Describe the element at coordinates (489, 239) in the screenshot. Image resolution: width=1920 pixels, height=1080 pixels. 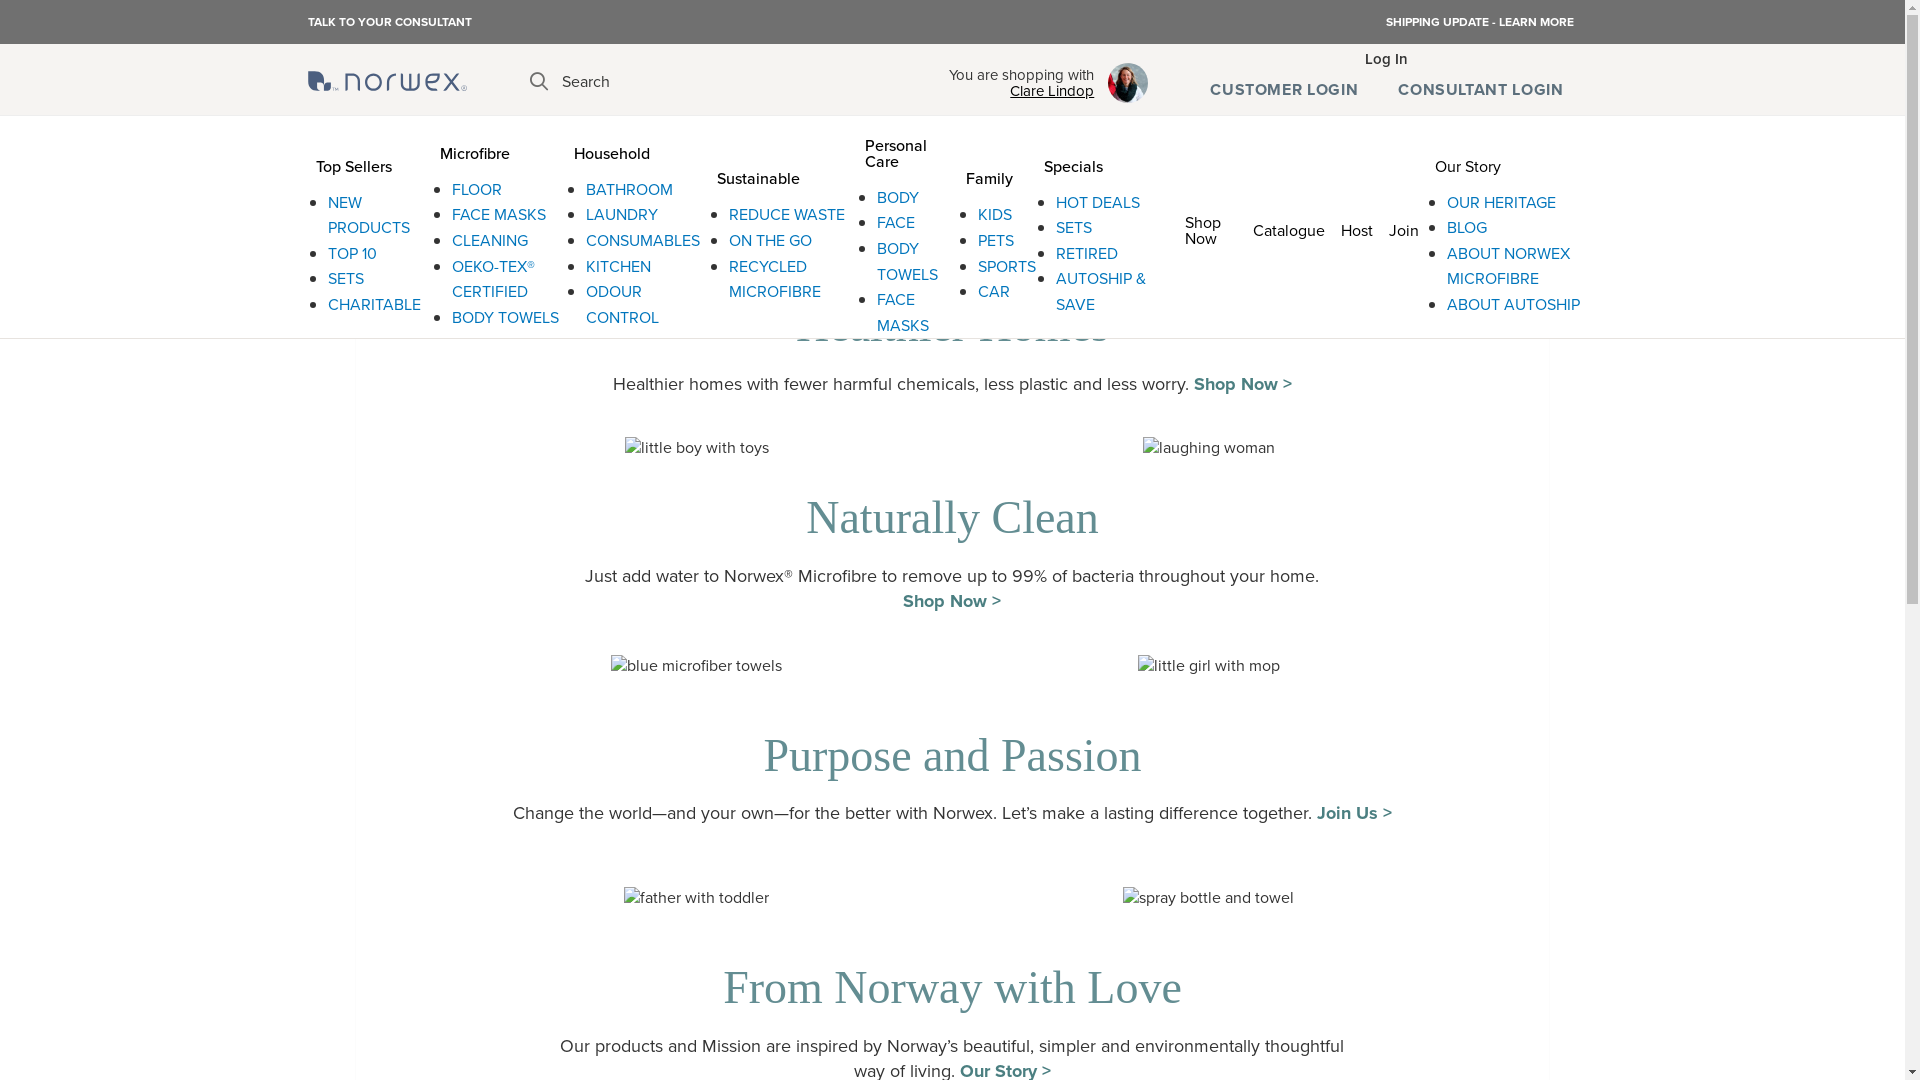
I see `'CLEANING'` at that location.